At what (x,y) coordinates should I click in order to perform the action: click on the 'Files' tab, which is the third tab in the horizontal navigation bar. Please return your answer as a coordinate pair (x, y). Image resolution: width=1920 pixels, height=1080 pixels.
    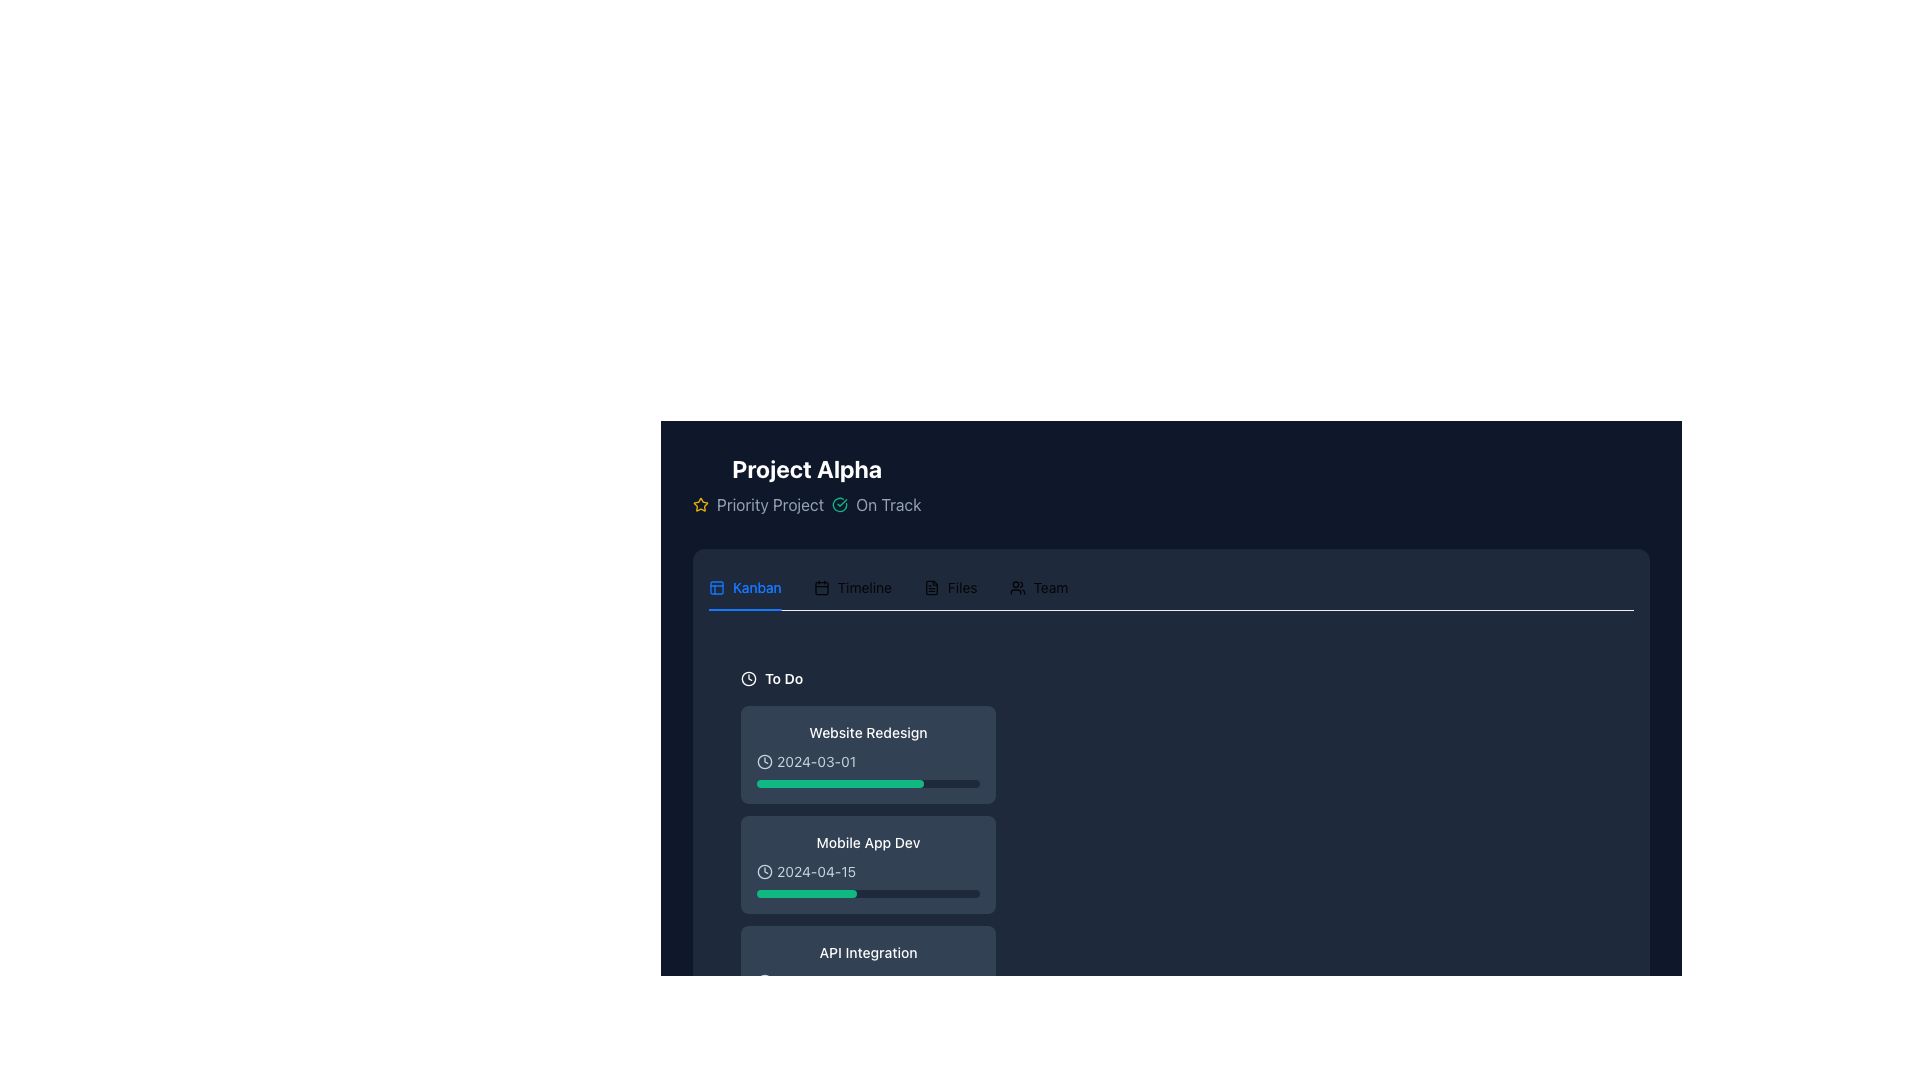
    Looking at the image, I should click on (949, 586).